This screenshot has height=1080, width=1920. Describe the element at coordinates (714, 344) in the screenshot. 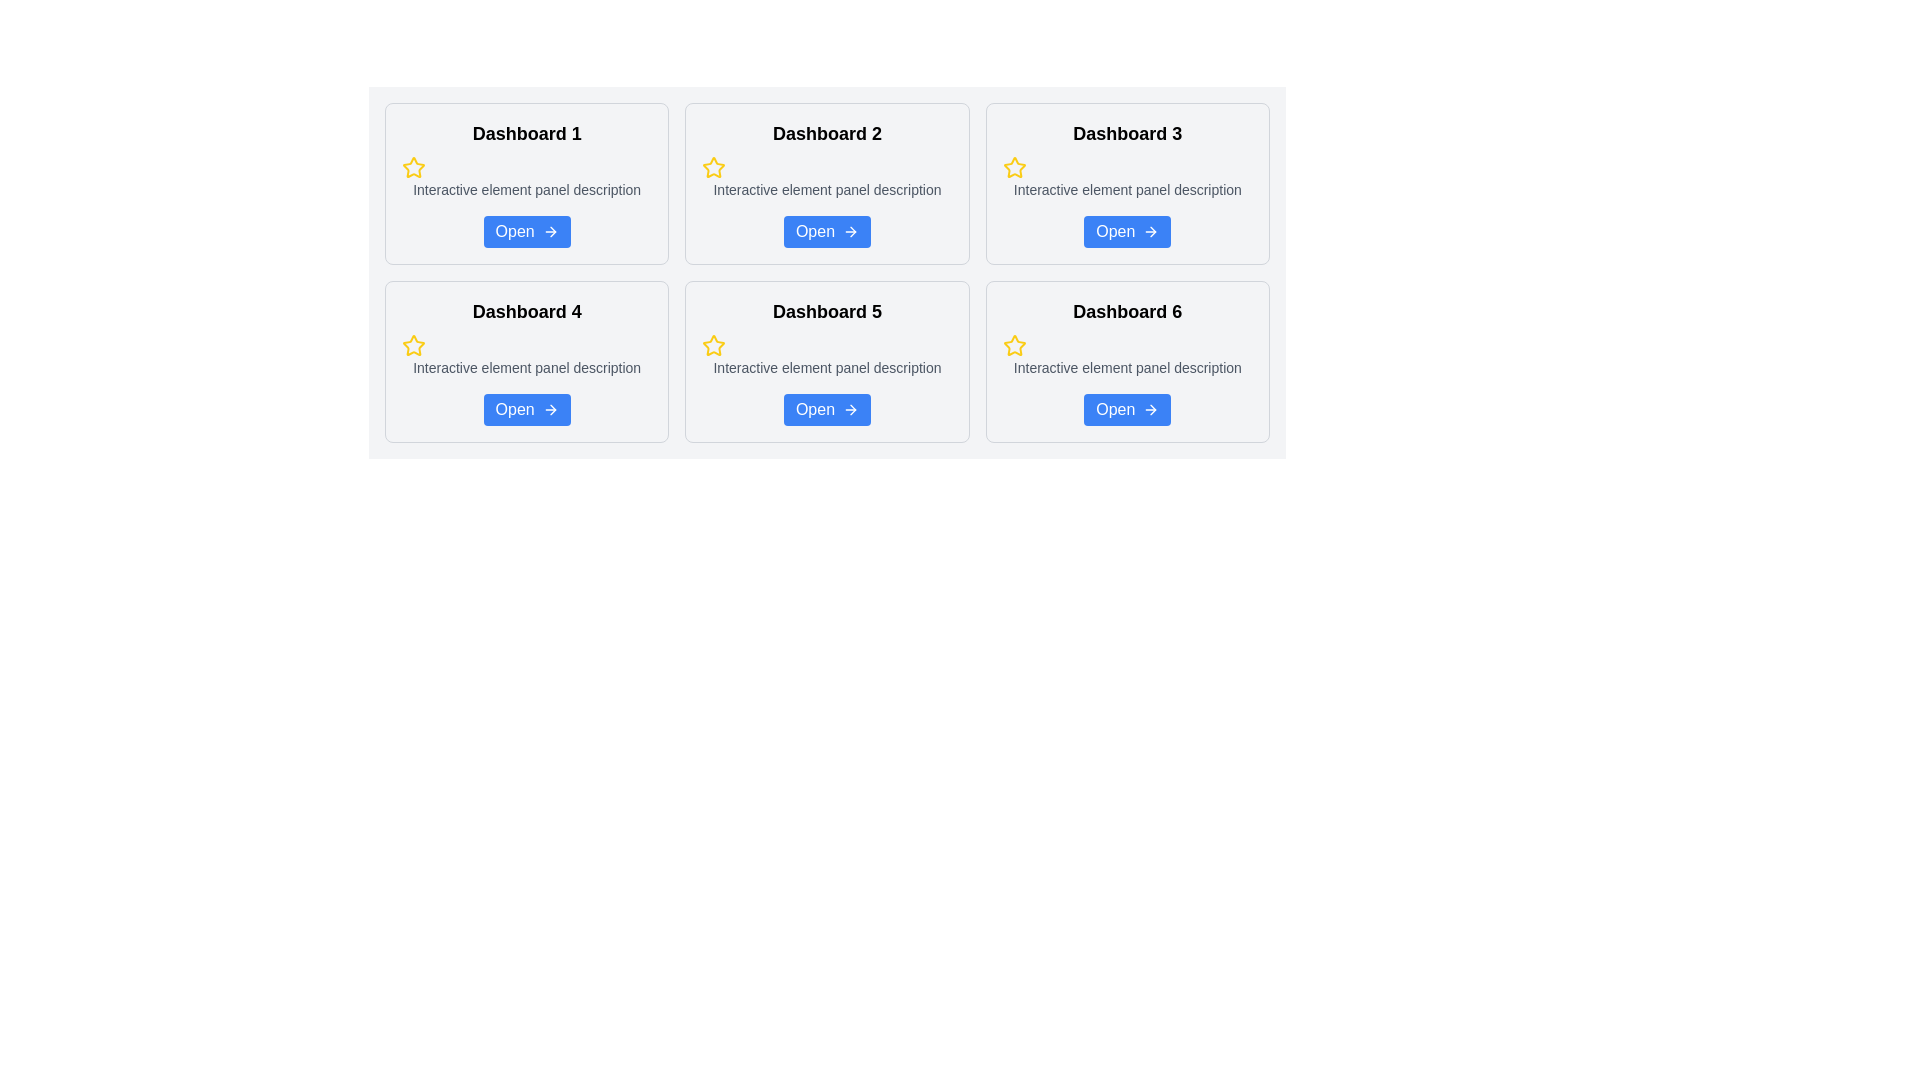

I see `the star icon in the top-left corner of the 'Dashboard 5' panel` at that location.